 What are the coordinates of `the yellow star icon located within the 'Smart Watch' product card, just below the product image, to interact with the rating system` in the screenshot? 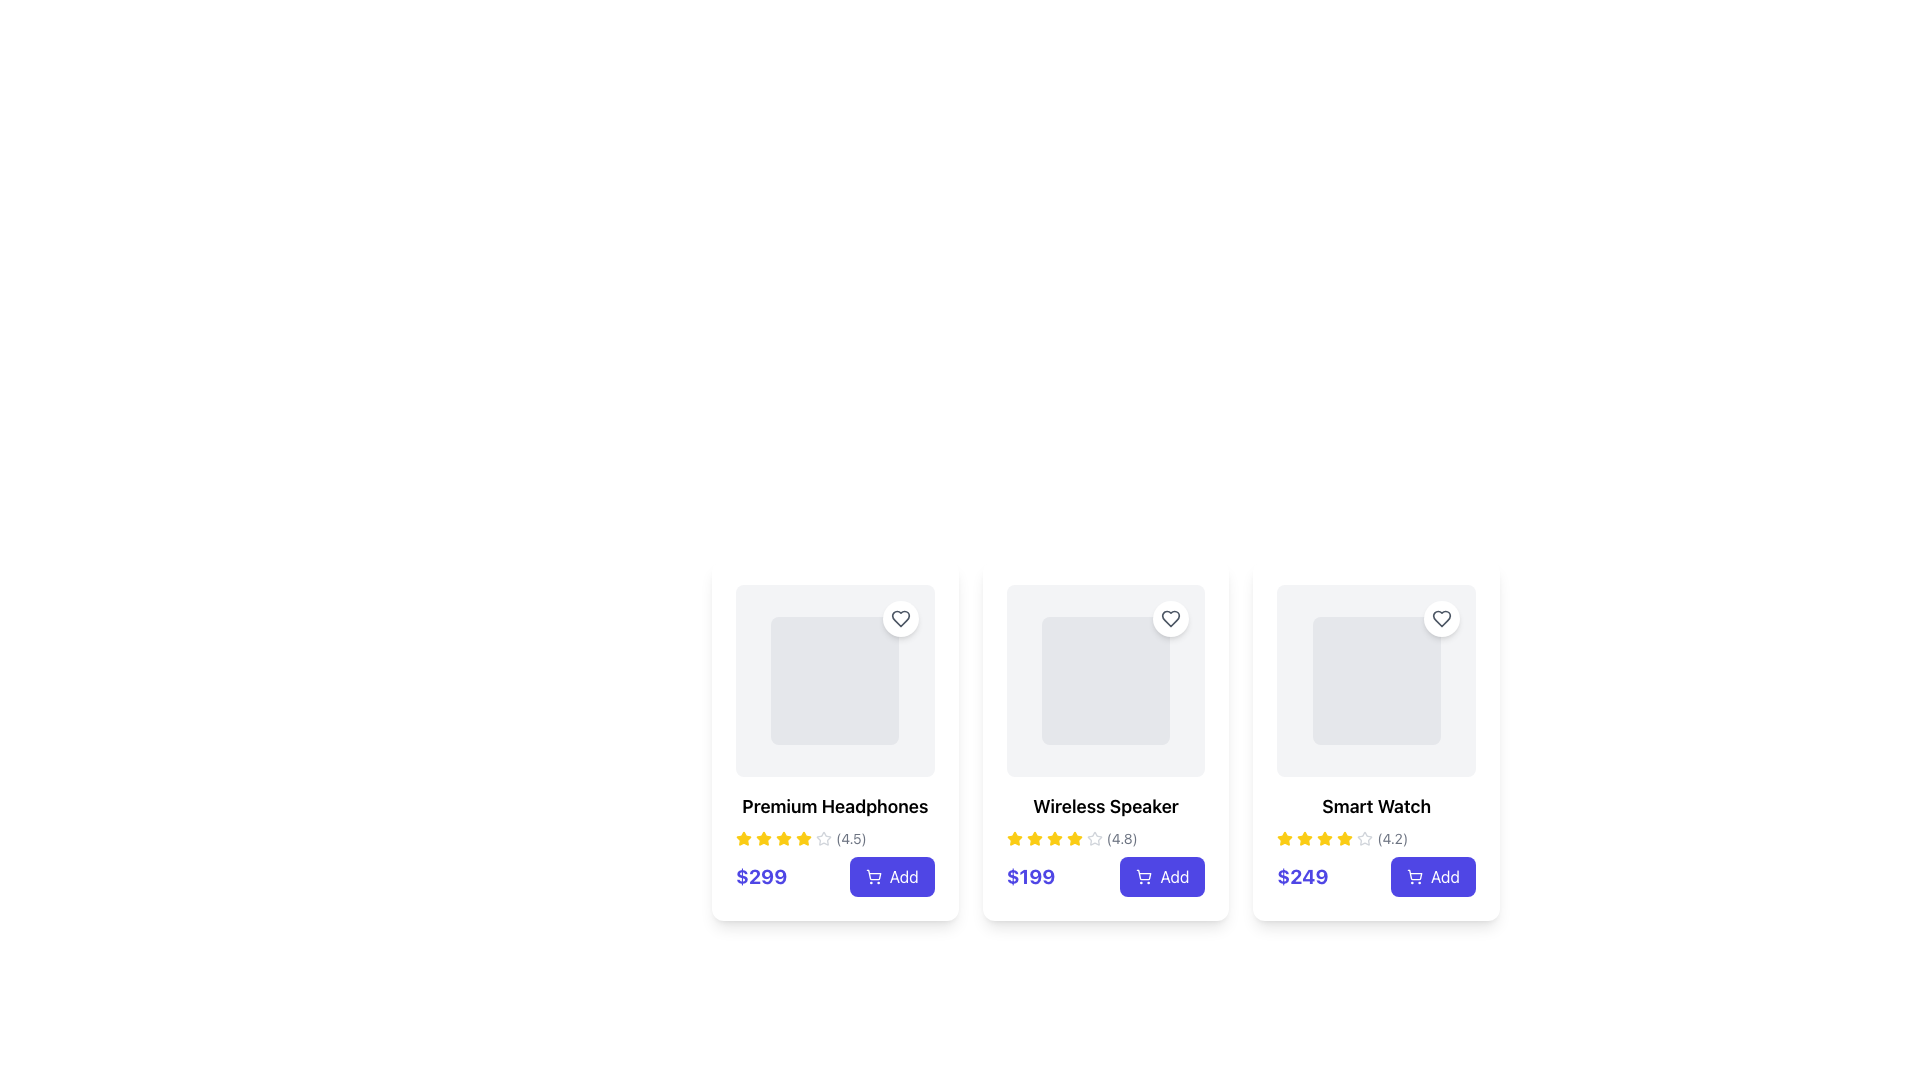 It's located at (1285, 838).